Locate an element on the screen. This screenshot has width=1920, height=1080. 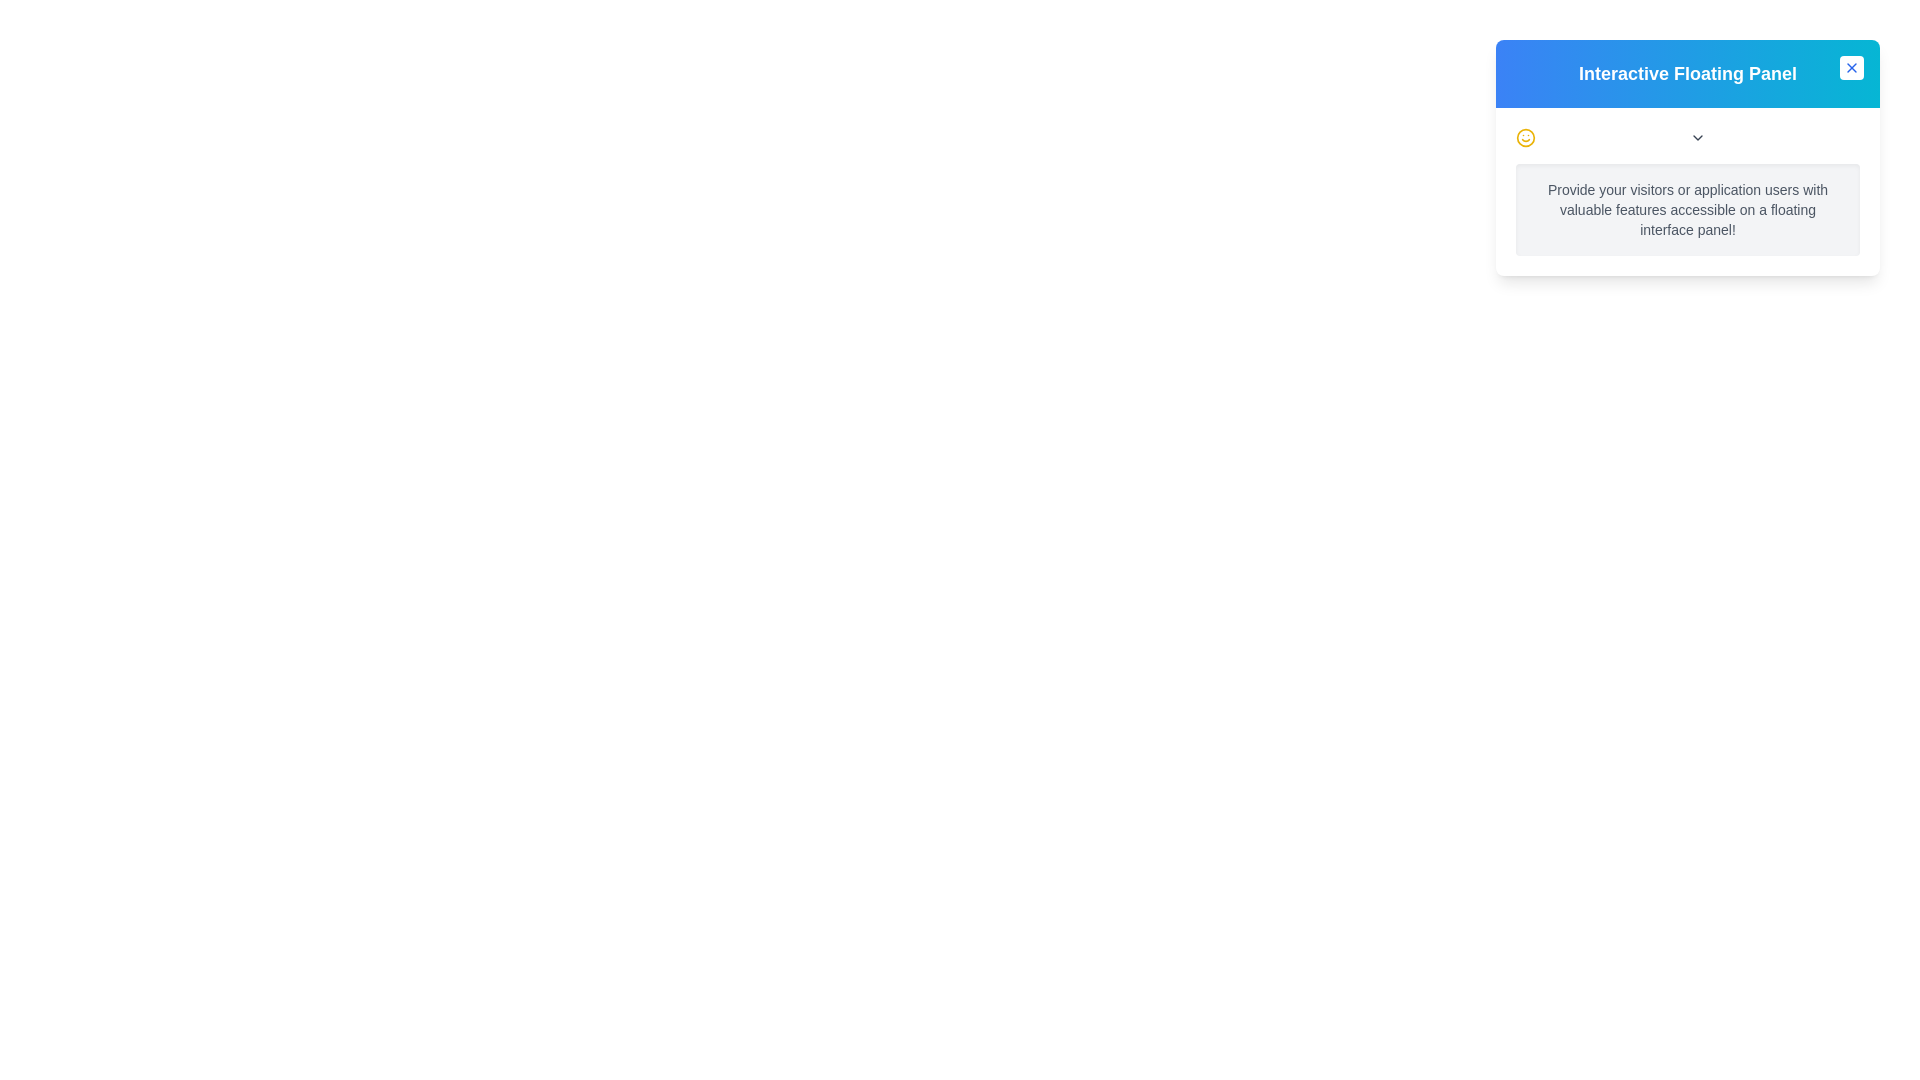
the main circular outline of the smiley face icon in the 'Interactive Floating Panel' located near the top-left side is located at coordinates (1525, 137).